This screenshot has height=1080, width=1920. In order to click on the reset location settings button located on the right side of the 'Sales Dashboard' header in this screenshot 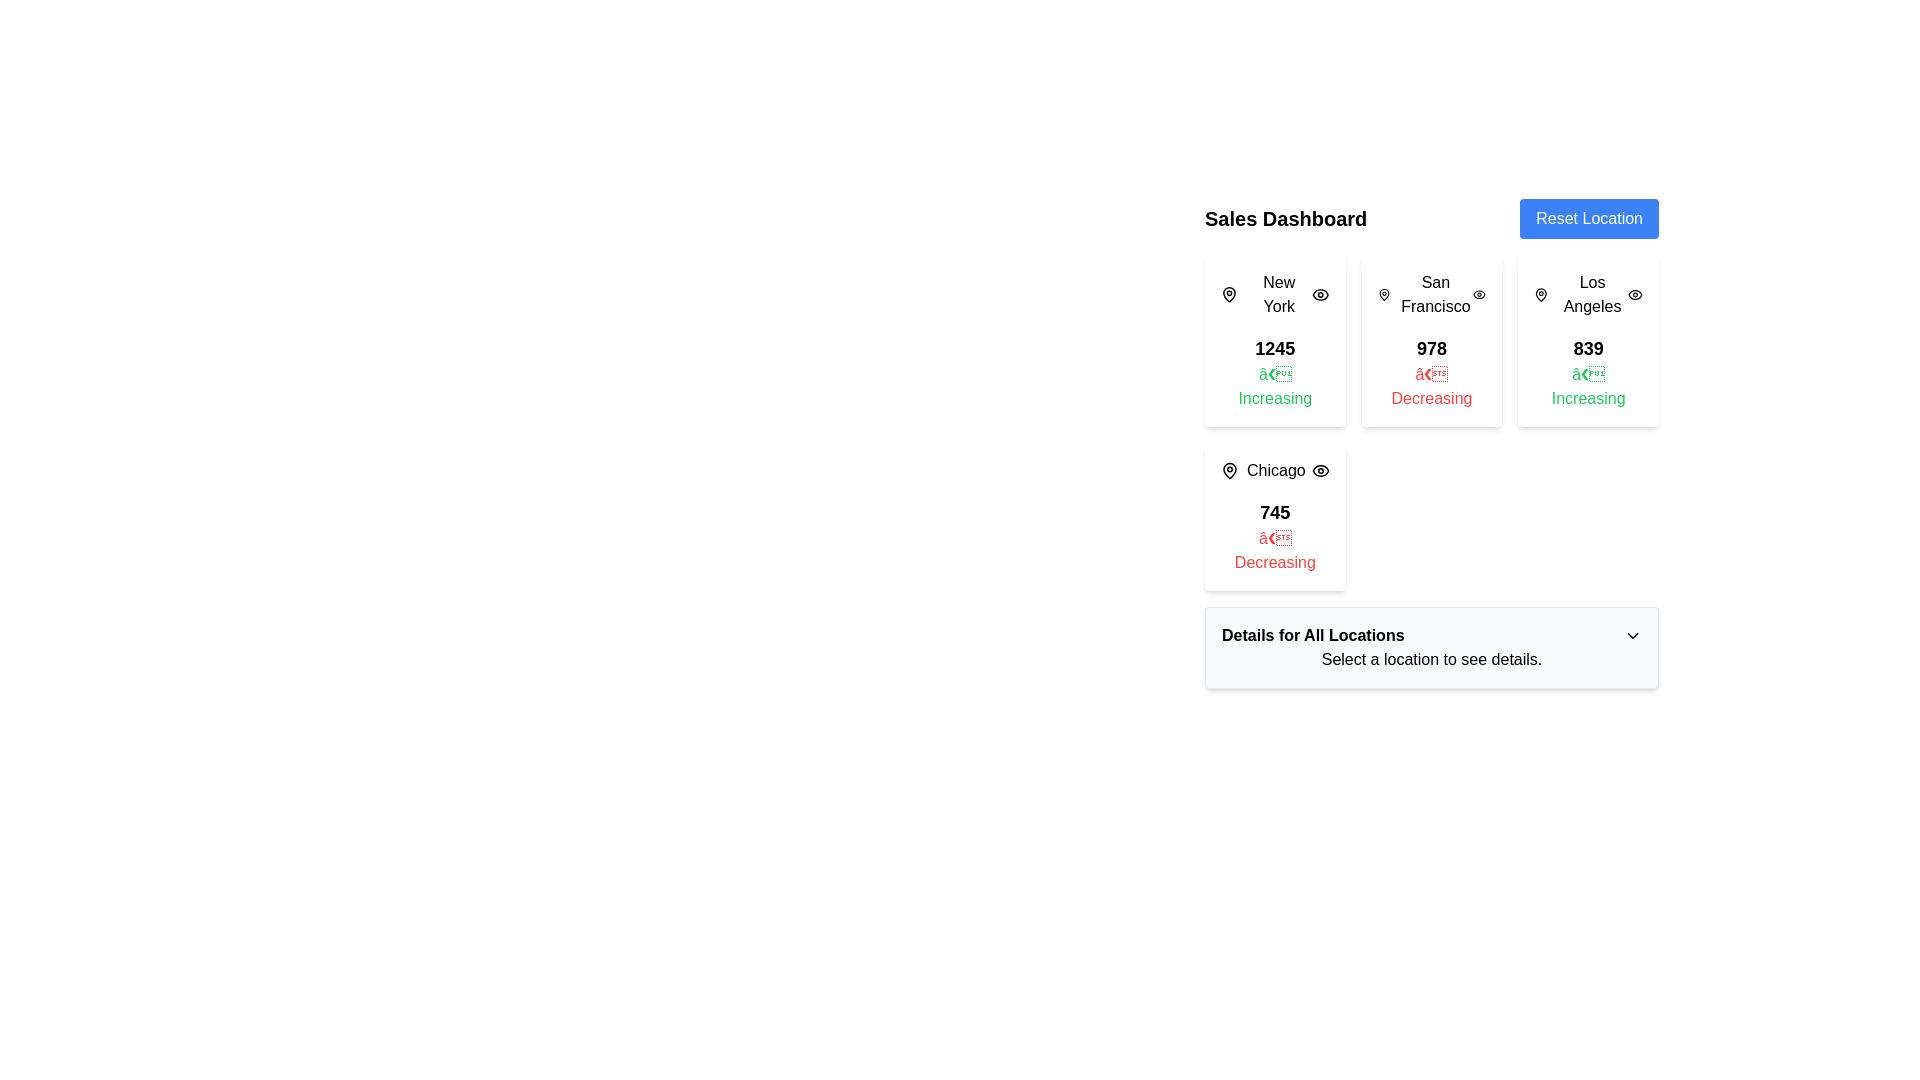, I will do `click(1588, 219)`.